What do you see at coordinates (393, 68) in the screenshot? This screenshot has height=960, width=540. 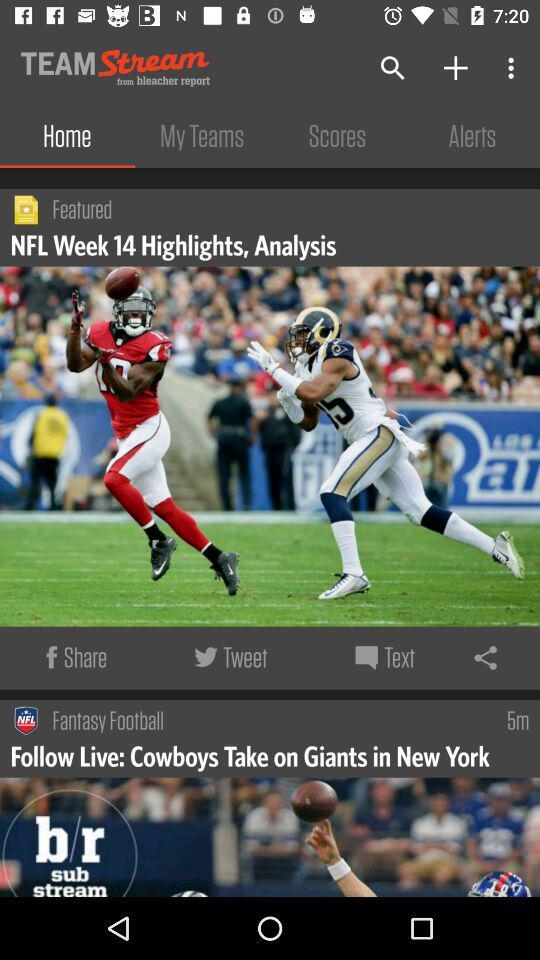 I see `the item above the scores icon` at bounding box center [393, 68].